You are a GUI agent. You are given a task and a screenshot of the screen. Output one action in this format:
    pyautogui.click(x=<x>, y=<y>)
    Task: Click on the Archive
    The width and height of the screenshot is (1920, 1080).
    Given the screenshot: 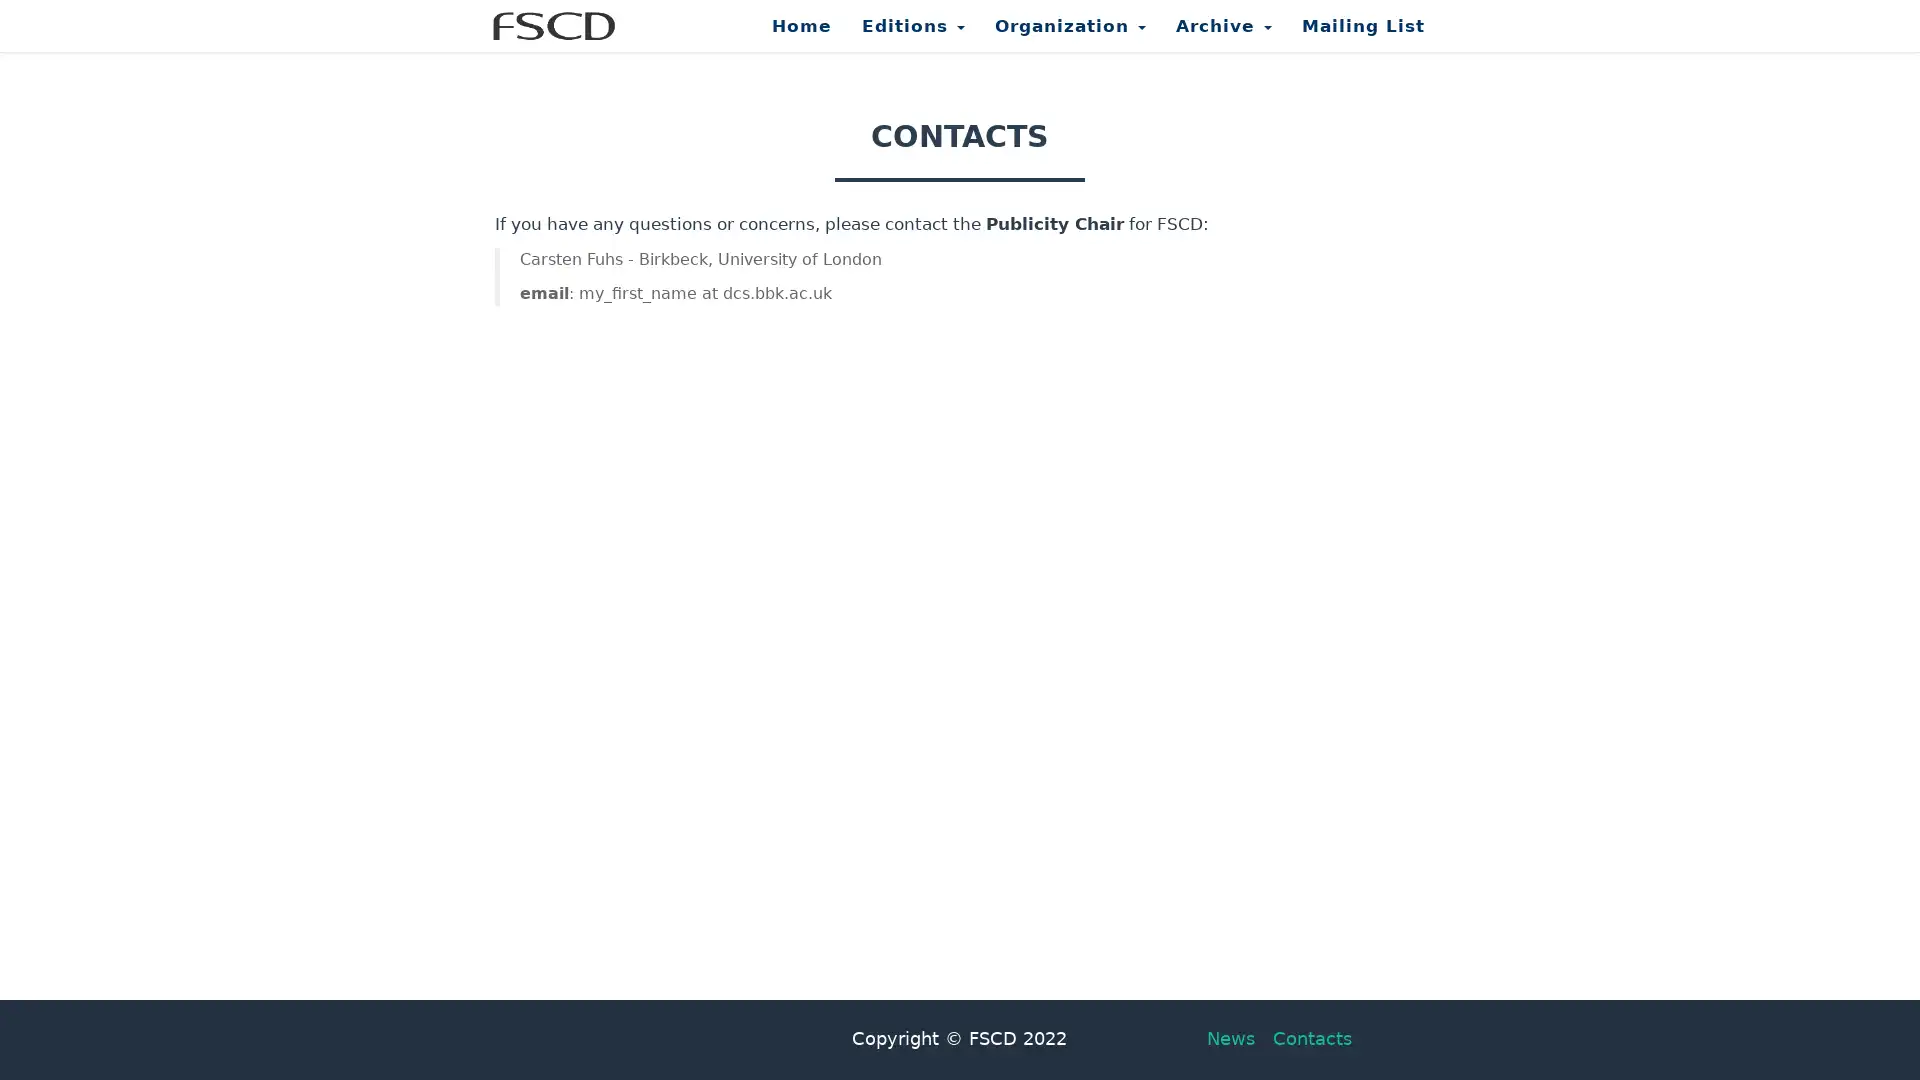 What is the action you would take?
    pyautogui.click(x=1223, y=34)
    